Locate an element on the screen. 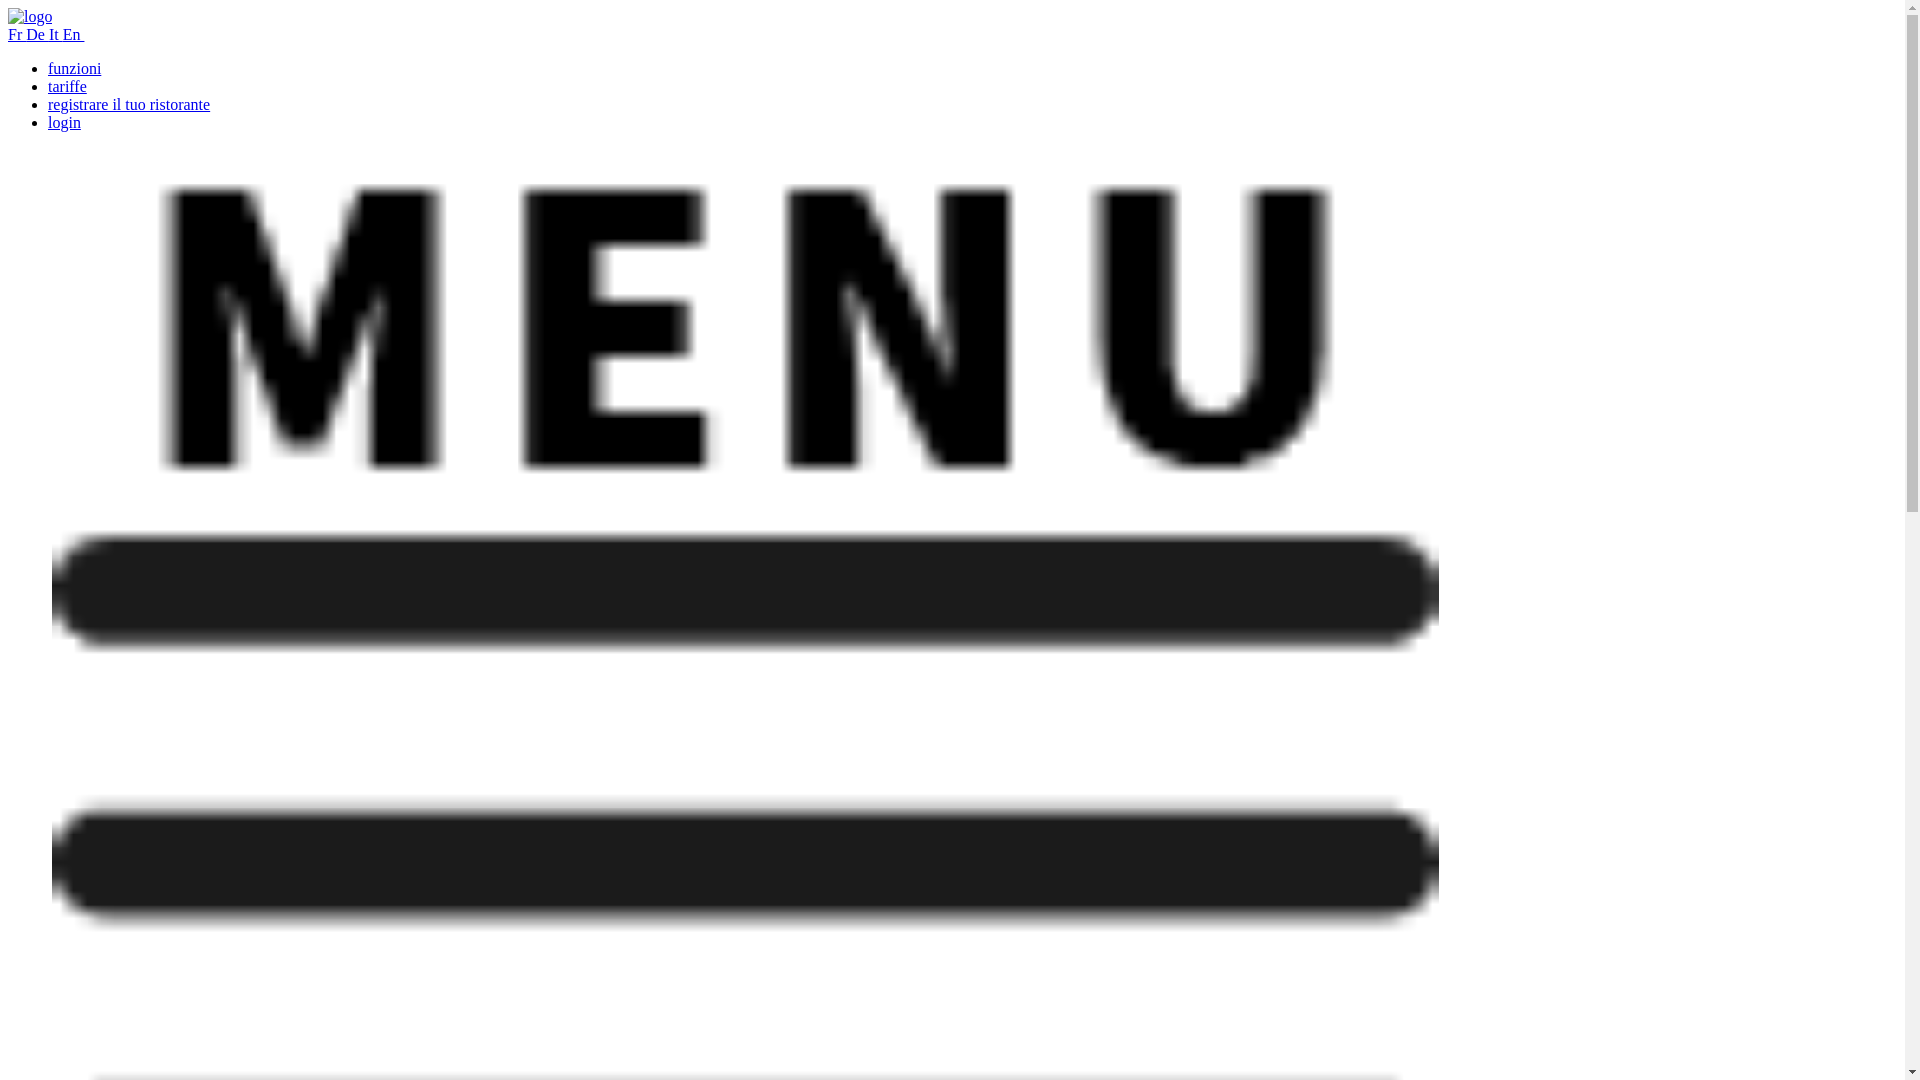 The height and width of the screenshot is (1080, 1920). 'En' is located at coordinates (73, 34).